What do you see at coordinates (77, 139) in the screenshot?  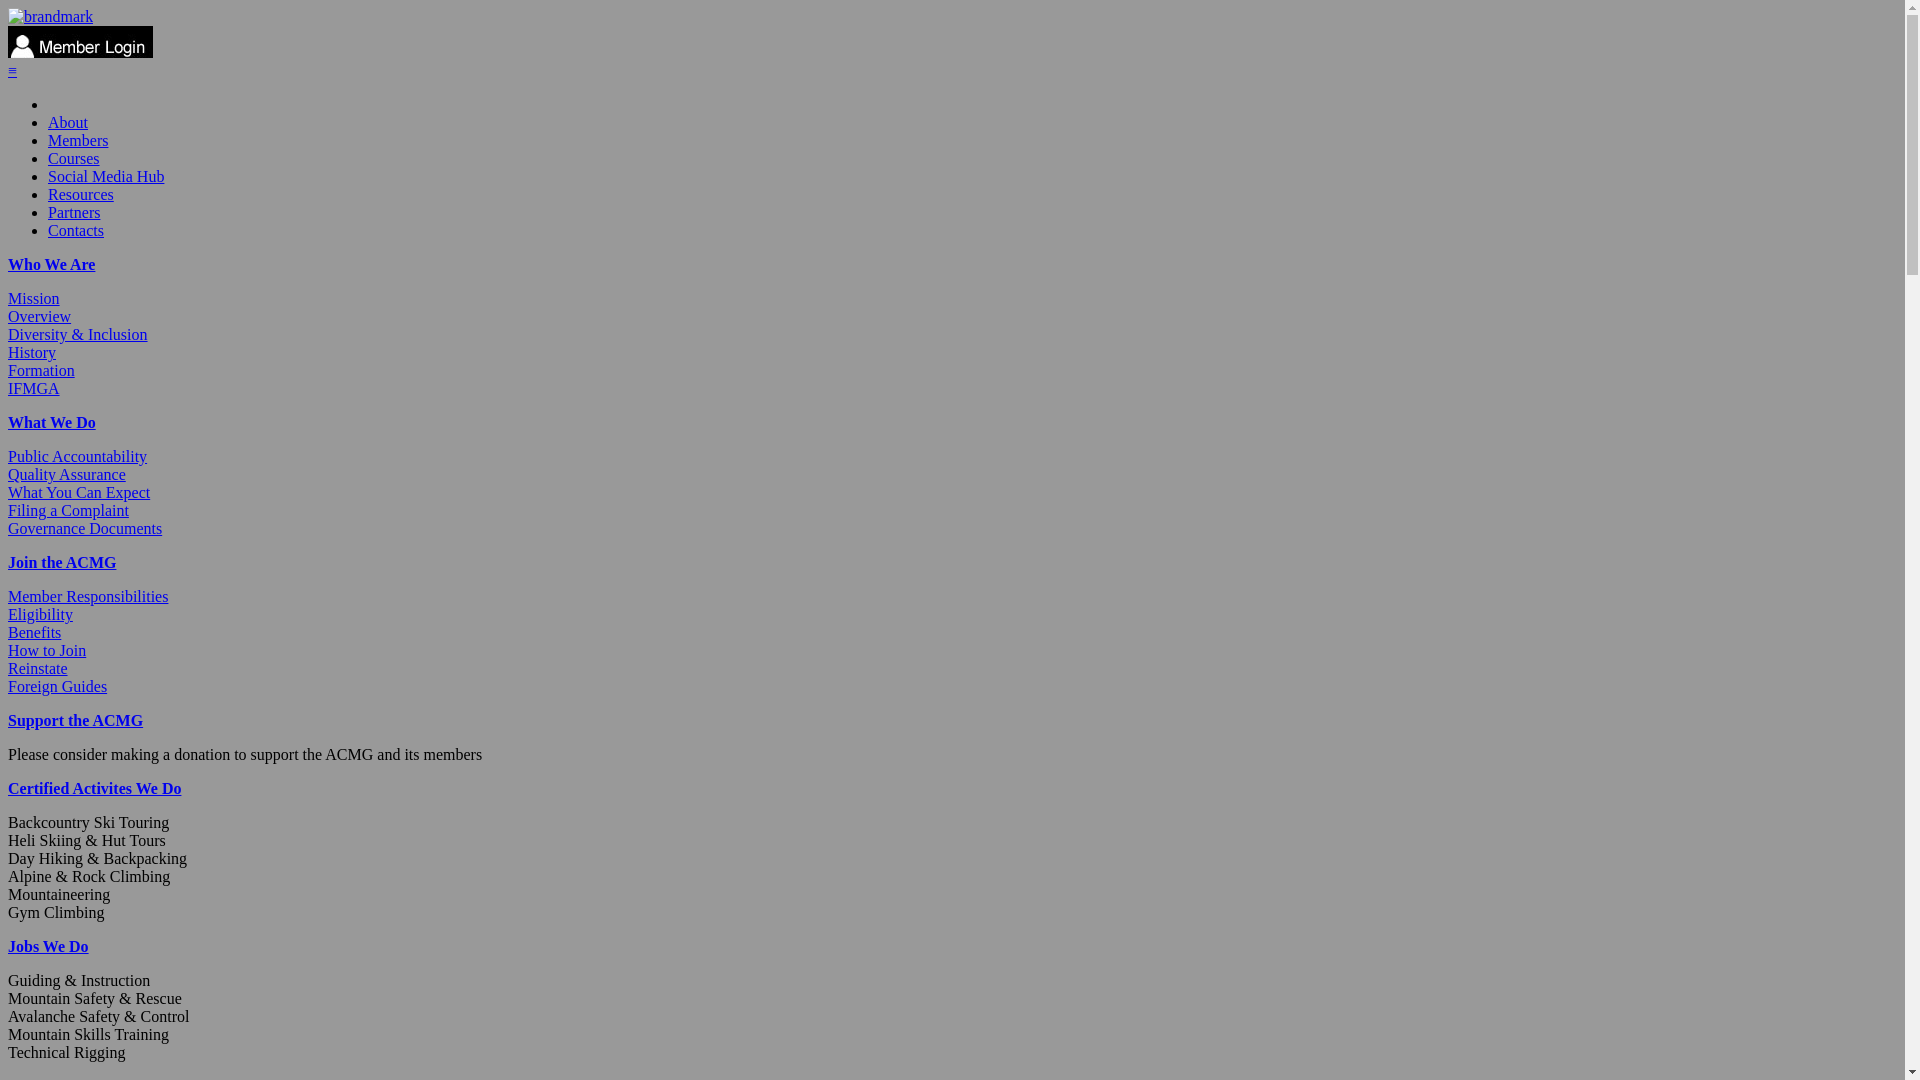 I see `'Members'` at bounding box center [77, 139].